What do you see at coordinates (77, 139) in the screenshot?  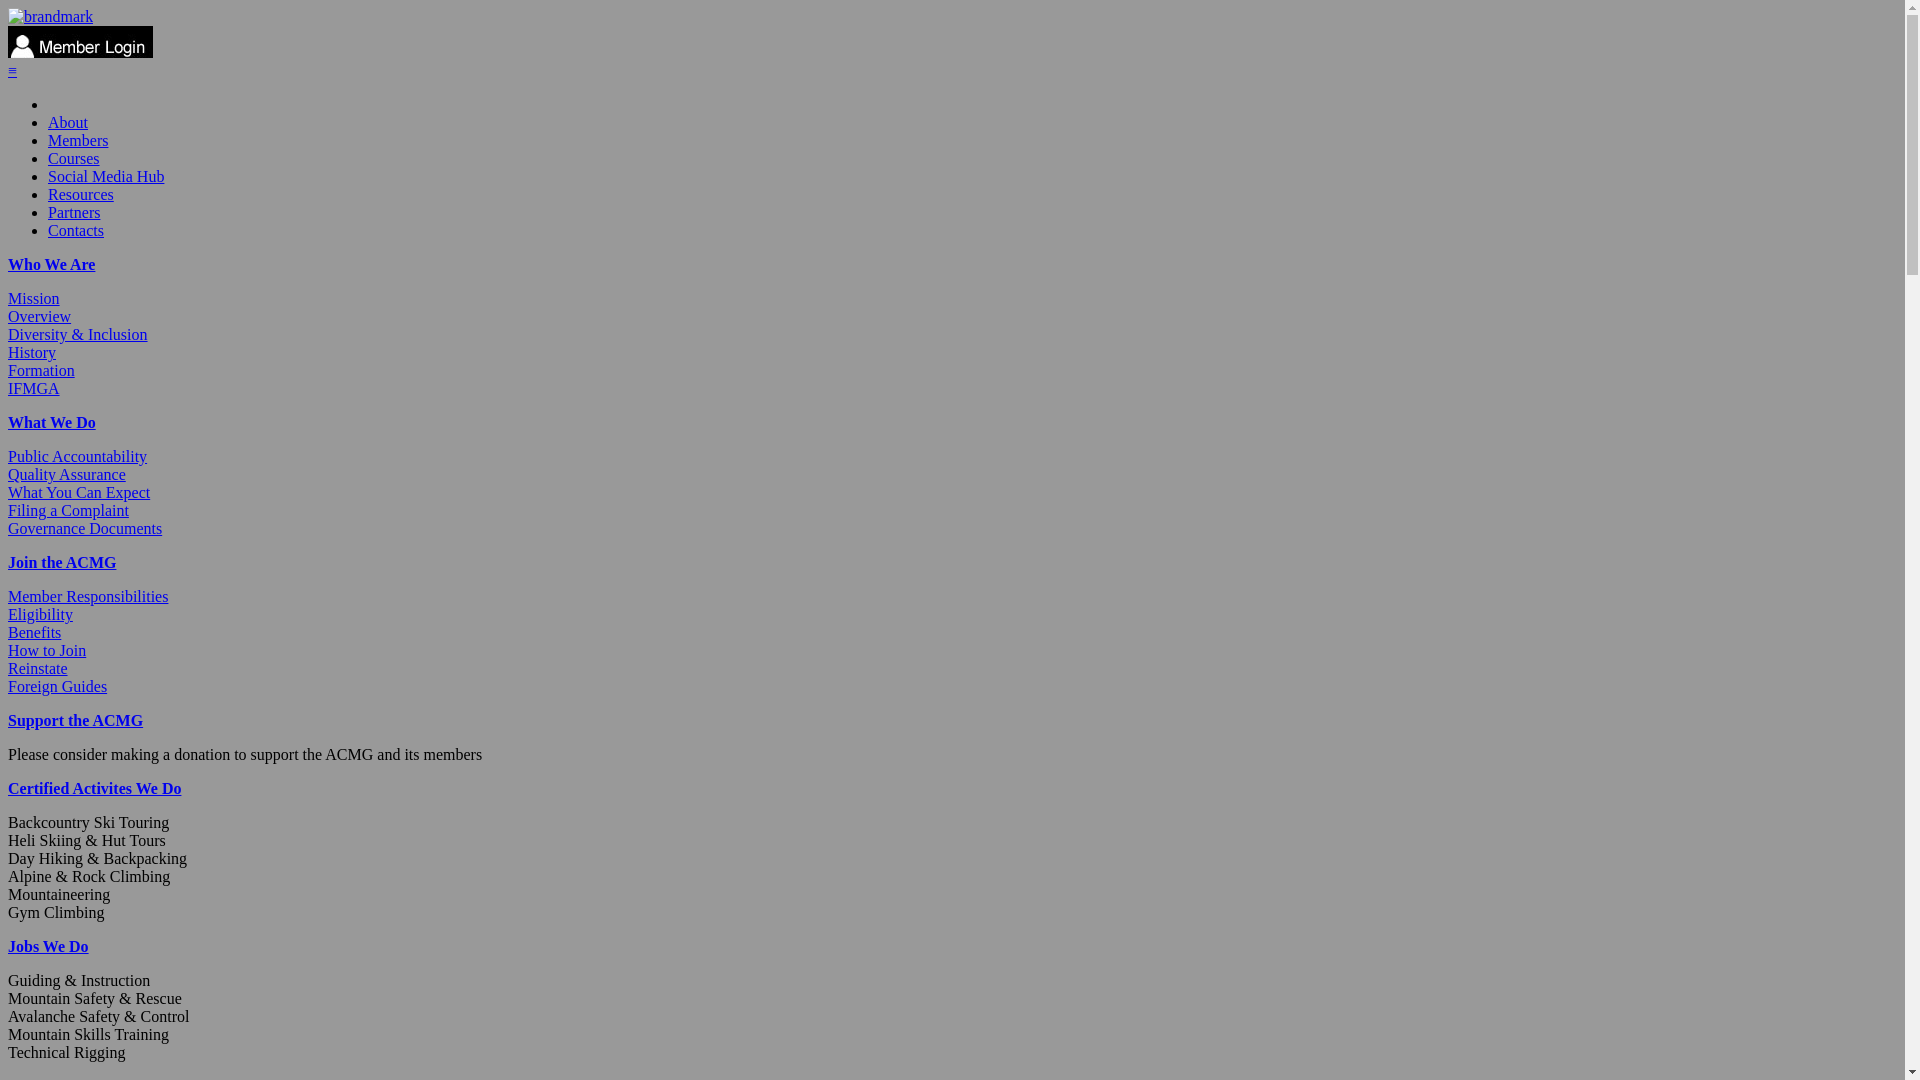 I see `'Members'` at bounding box center [77, 139].